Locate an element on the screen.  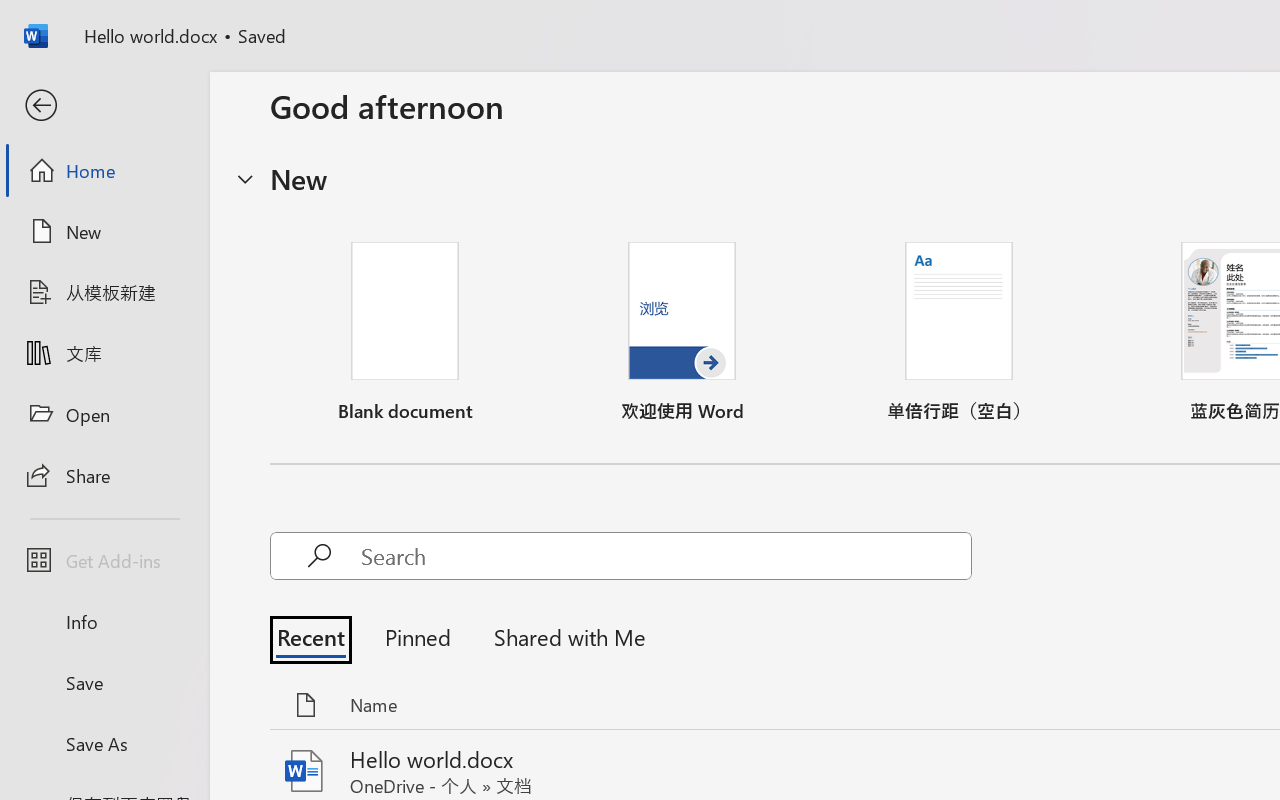
'Save As' is located at coordinates (103, 743).